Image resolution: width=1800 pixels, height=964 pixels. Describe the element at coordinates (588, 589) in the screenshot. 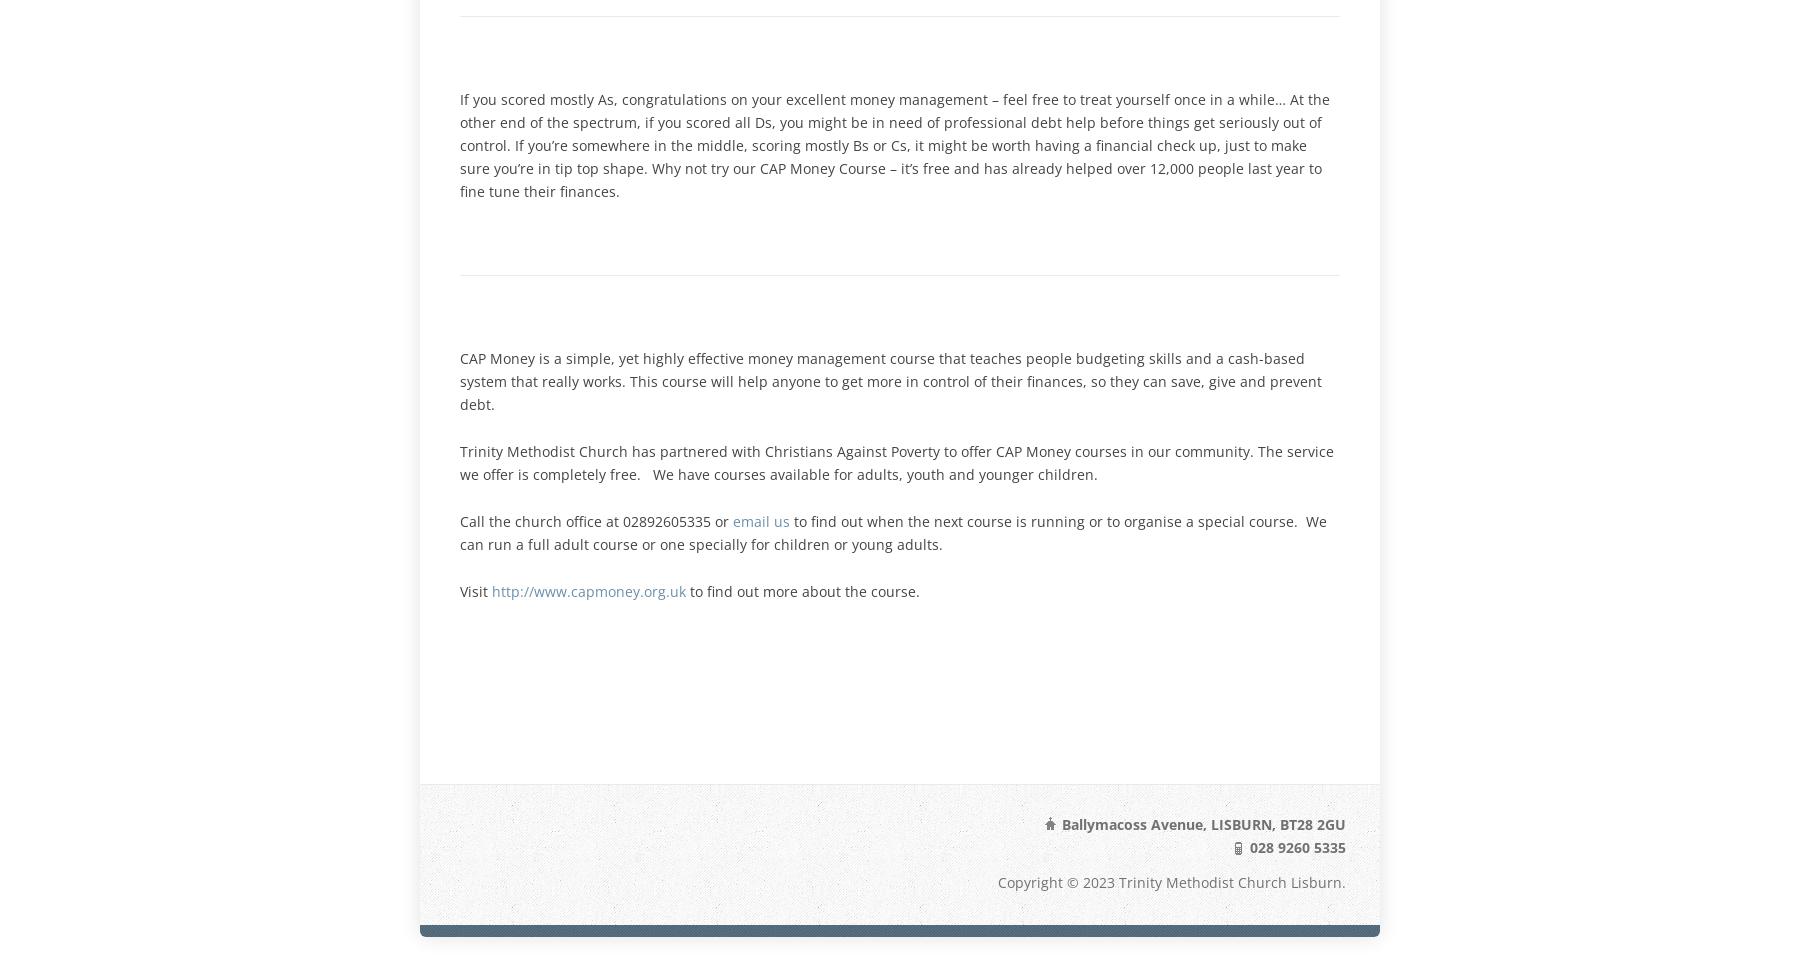

I see `'http://www.capmoney.org.uk'` at that location.